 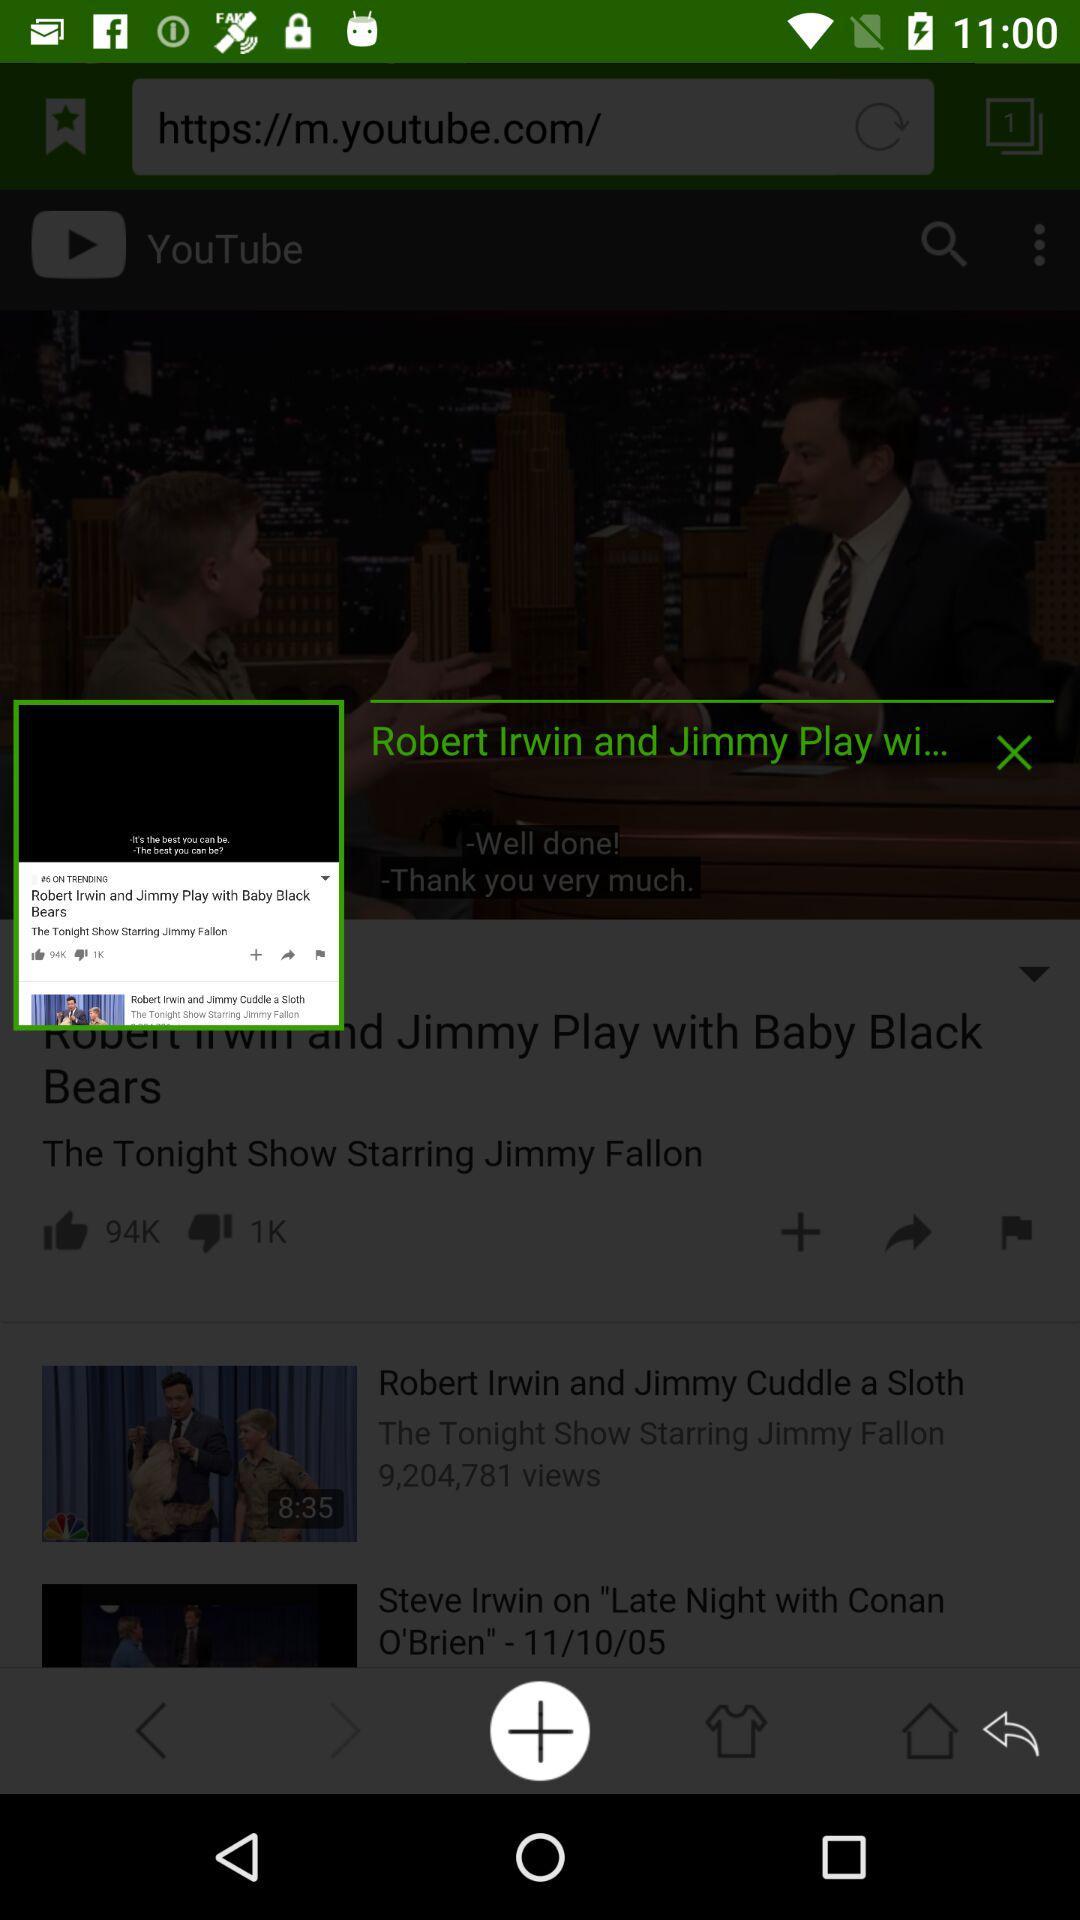 I want to click on to playlist, so click(x=540, y=1730).